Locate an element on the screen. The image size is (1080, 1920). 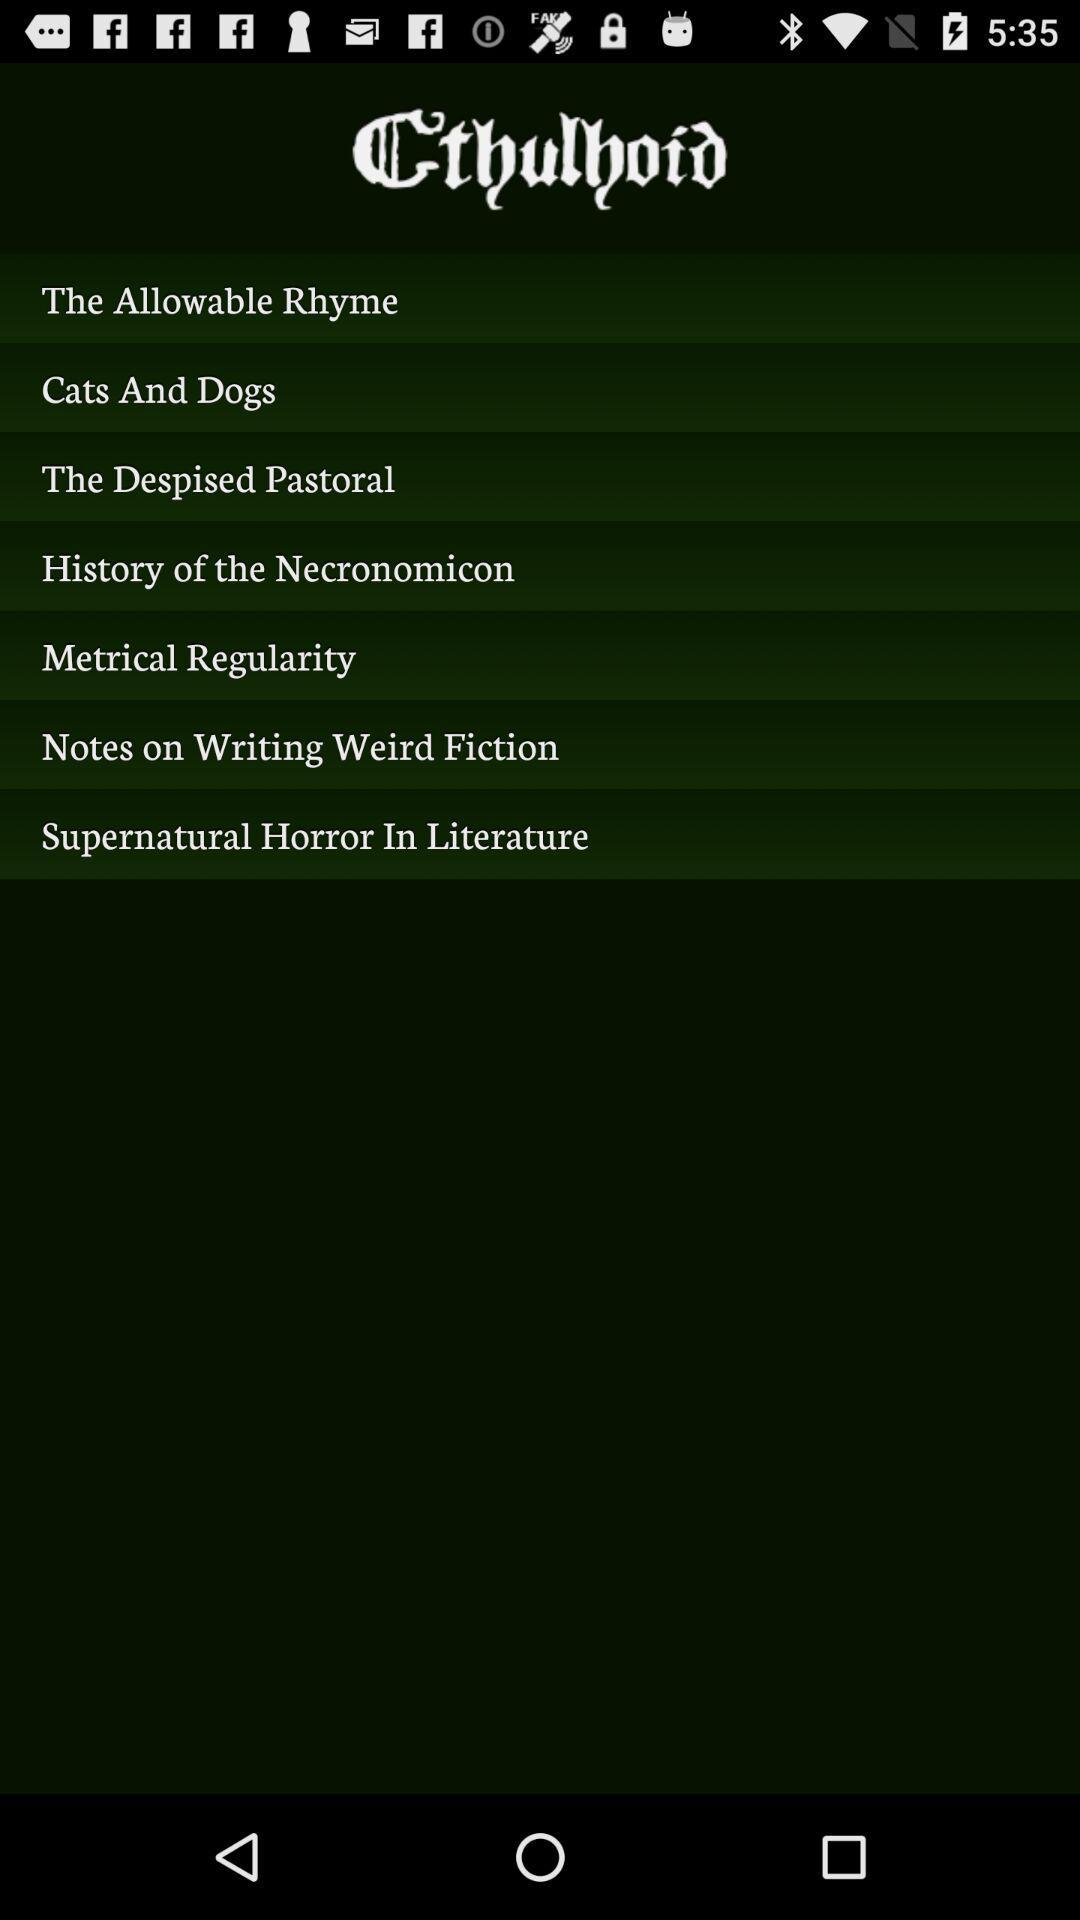
icon below notes on writing is located at coordinates (540, 834).